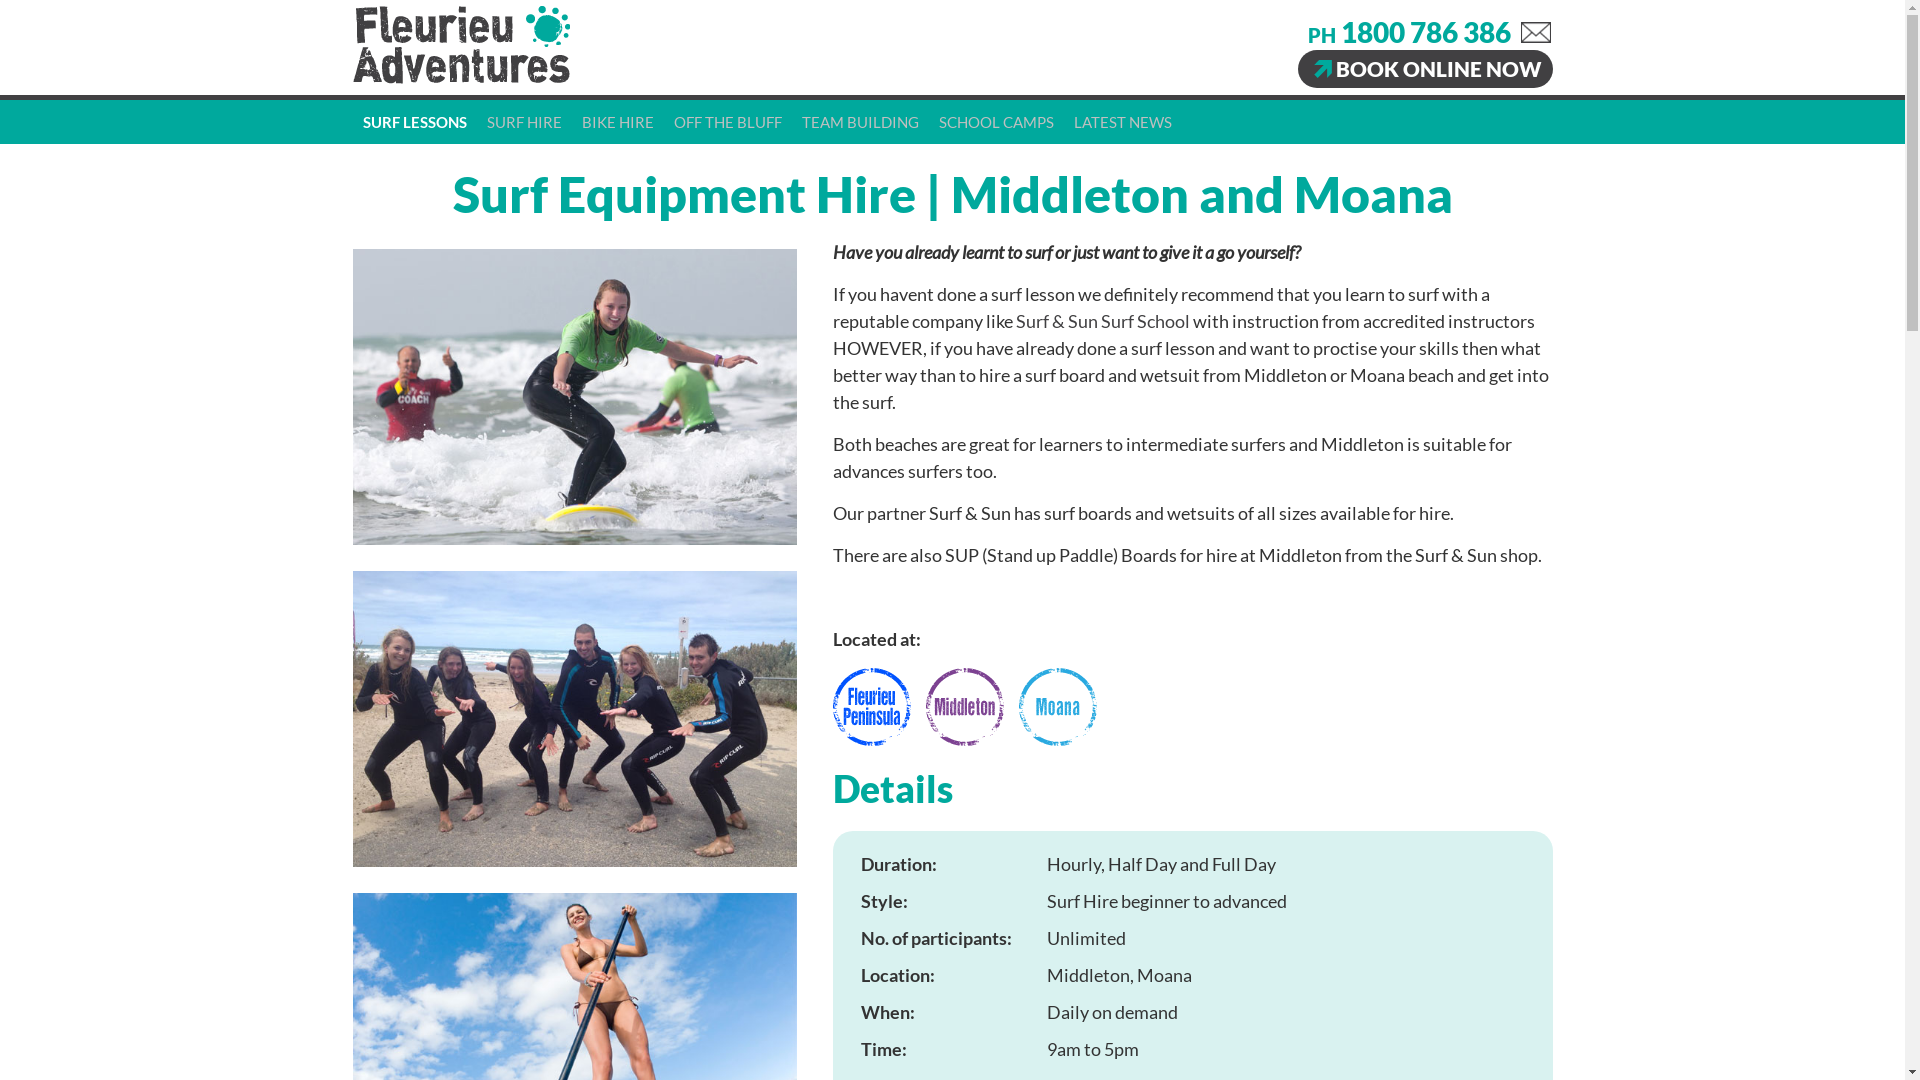 This screenshot has height=1080, width=1920. What do you see at coordinates (1424, 31) in the screenshot?
I see `'1800 786 386'` at bounding box center [1424, 31].